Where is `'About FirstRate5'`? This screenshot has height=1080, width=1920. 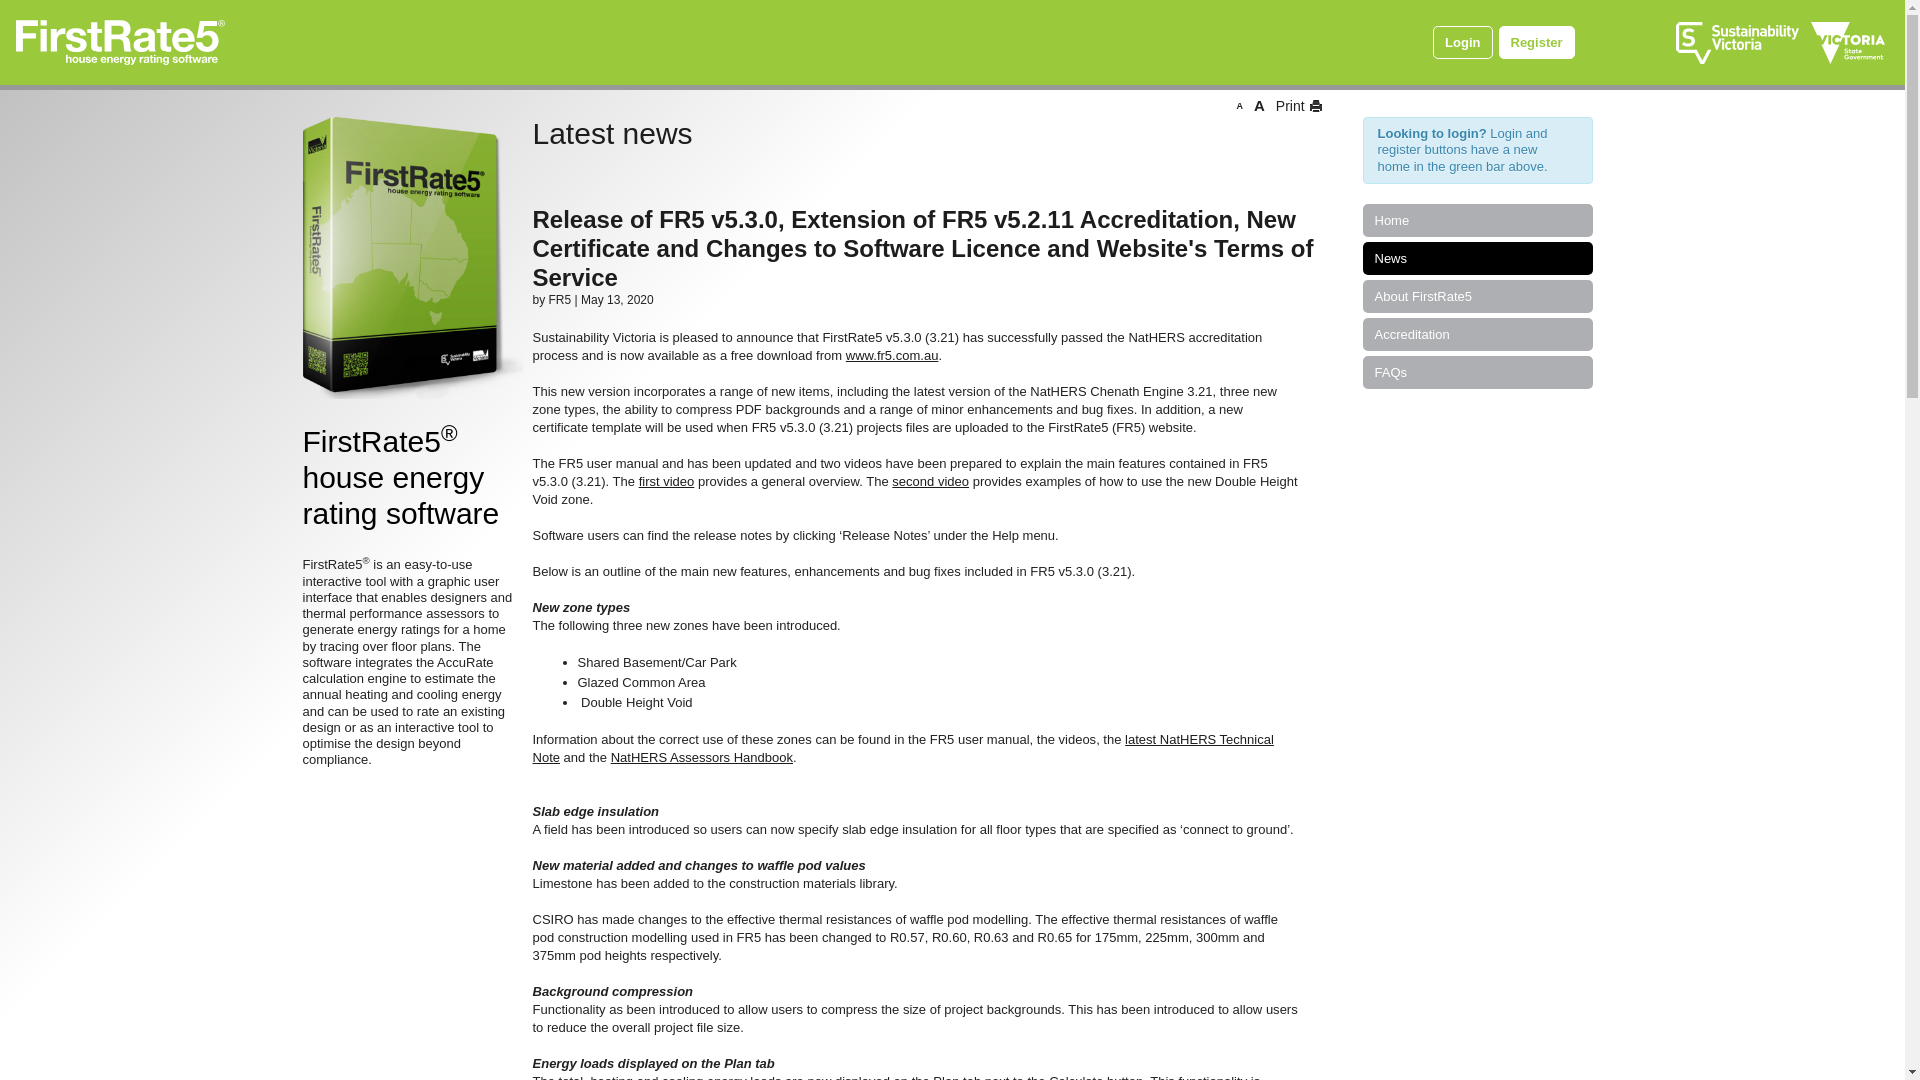 'About FirstRate5' is located at coordinates (1477, 296).